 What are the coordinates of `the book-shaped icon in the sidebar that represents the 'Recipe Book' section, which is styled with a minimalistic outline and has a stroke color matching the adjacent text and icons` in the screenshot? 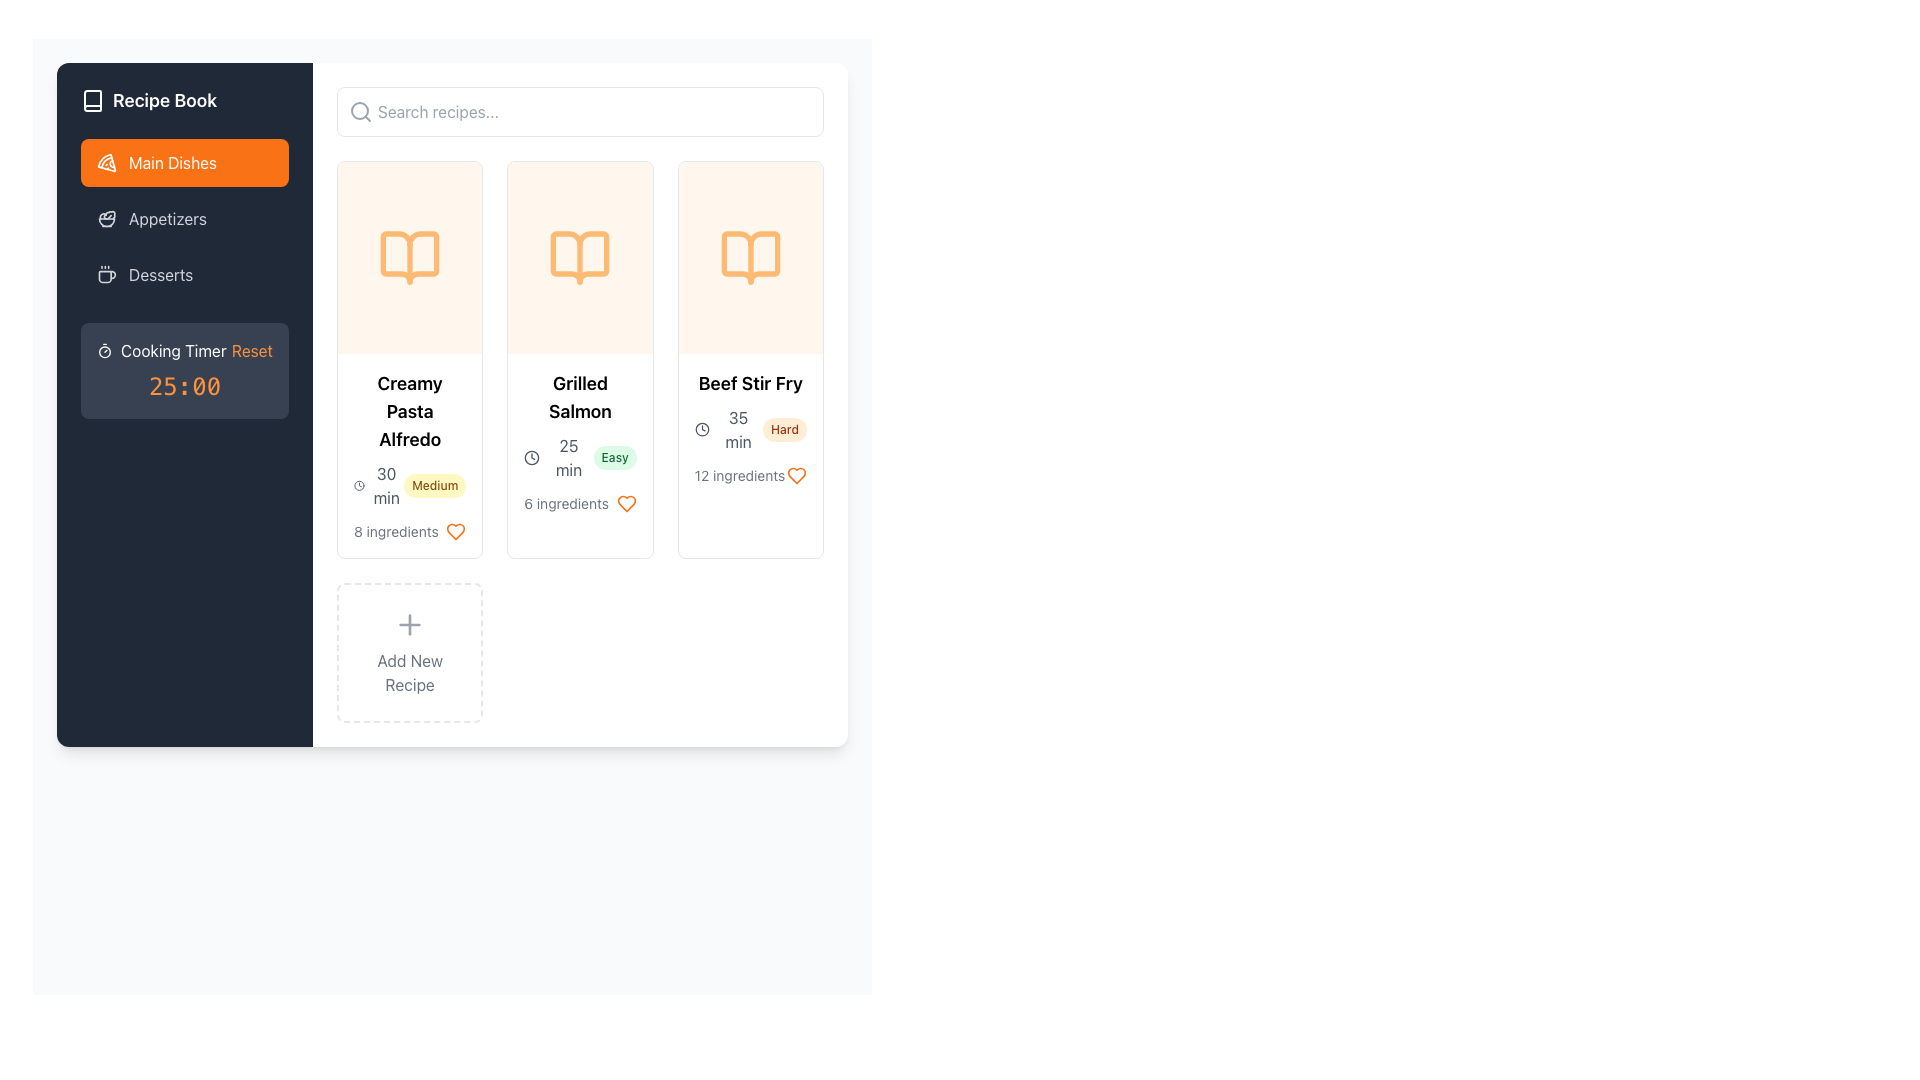 It's located at (91, 100).